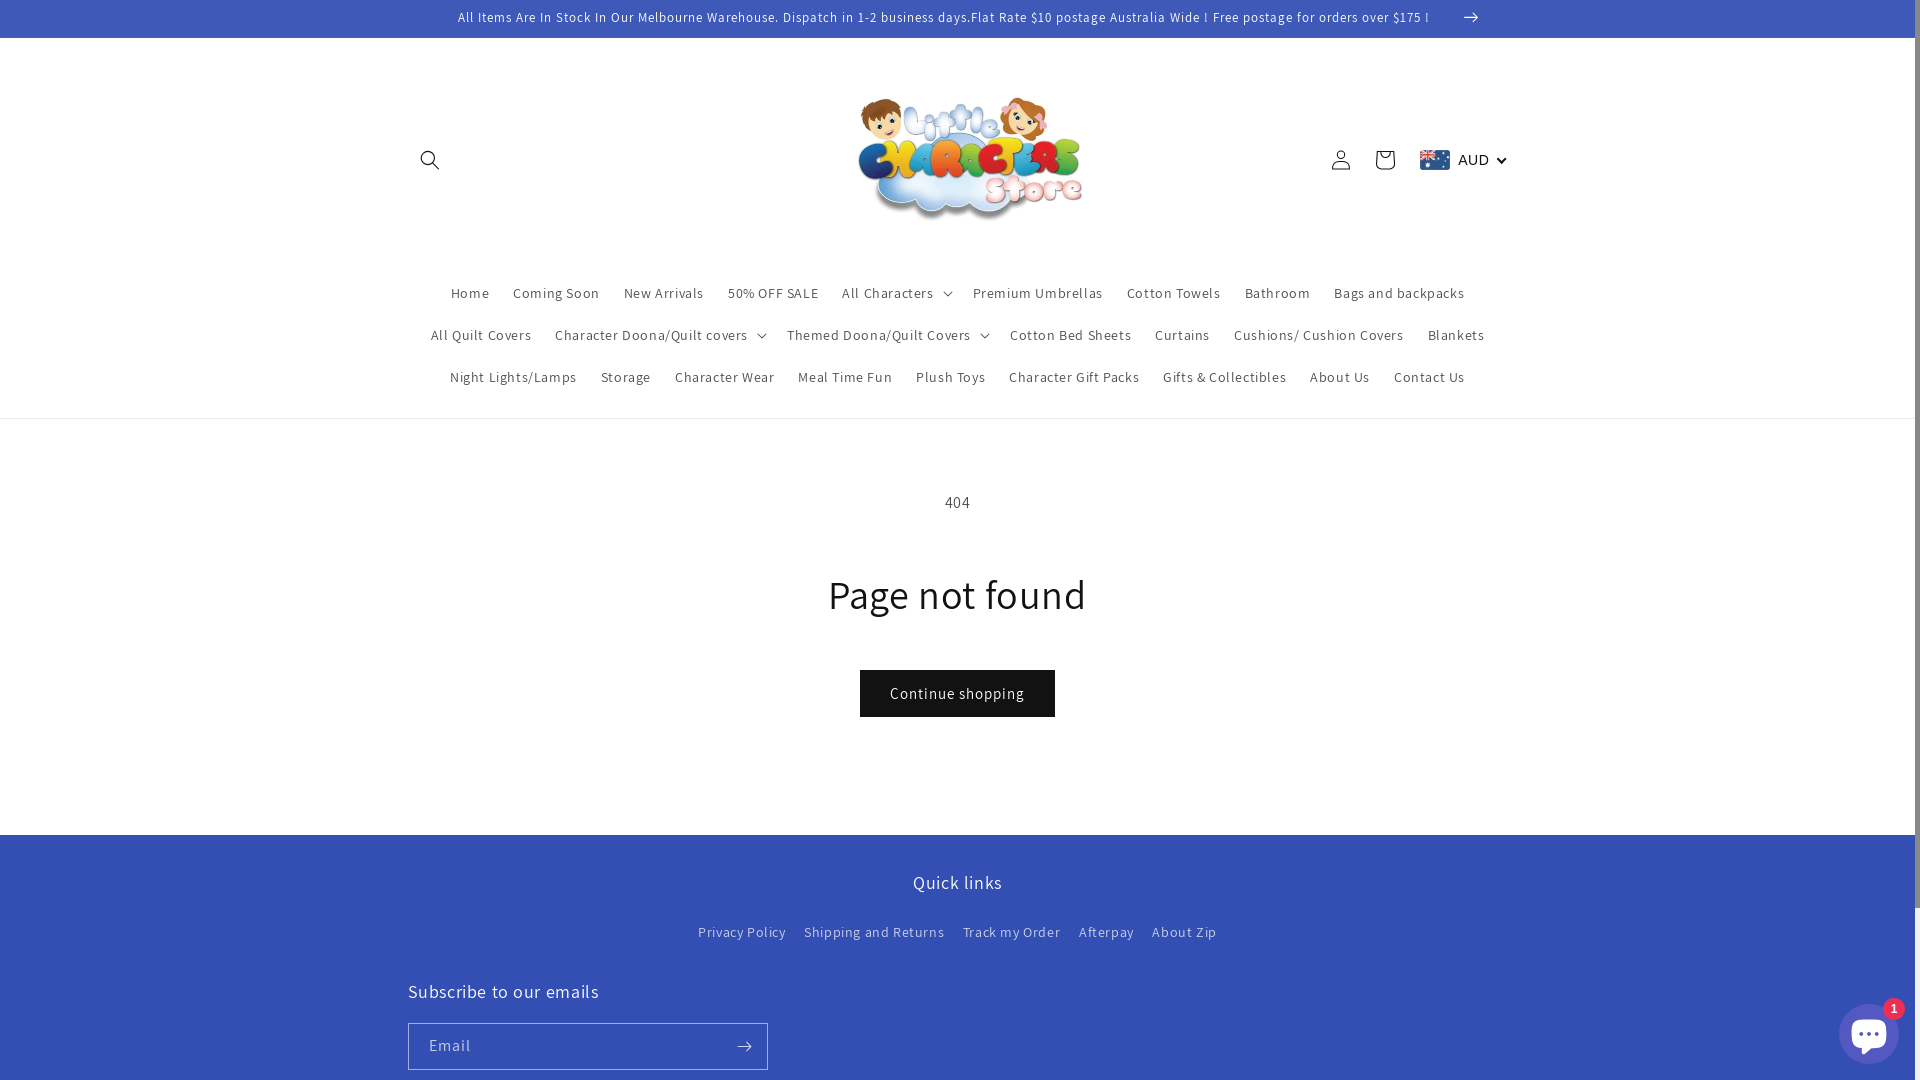  I want to click on 'Bathroom', so click(1276, 293).